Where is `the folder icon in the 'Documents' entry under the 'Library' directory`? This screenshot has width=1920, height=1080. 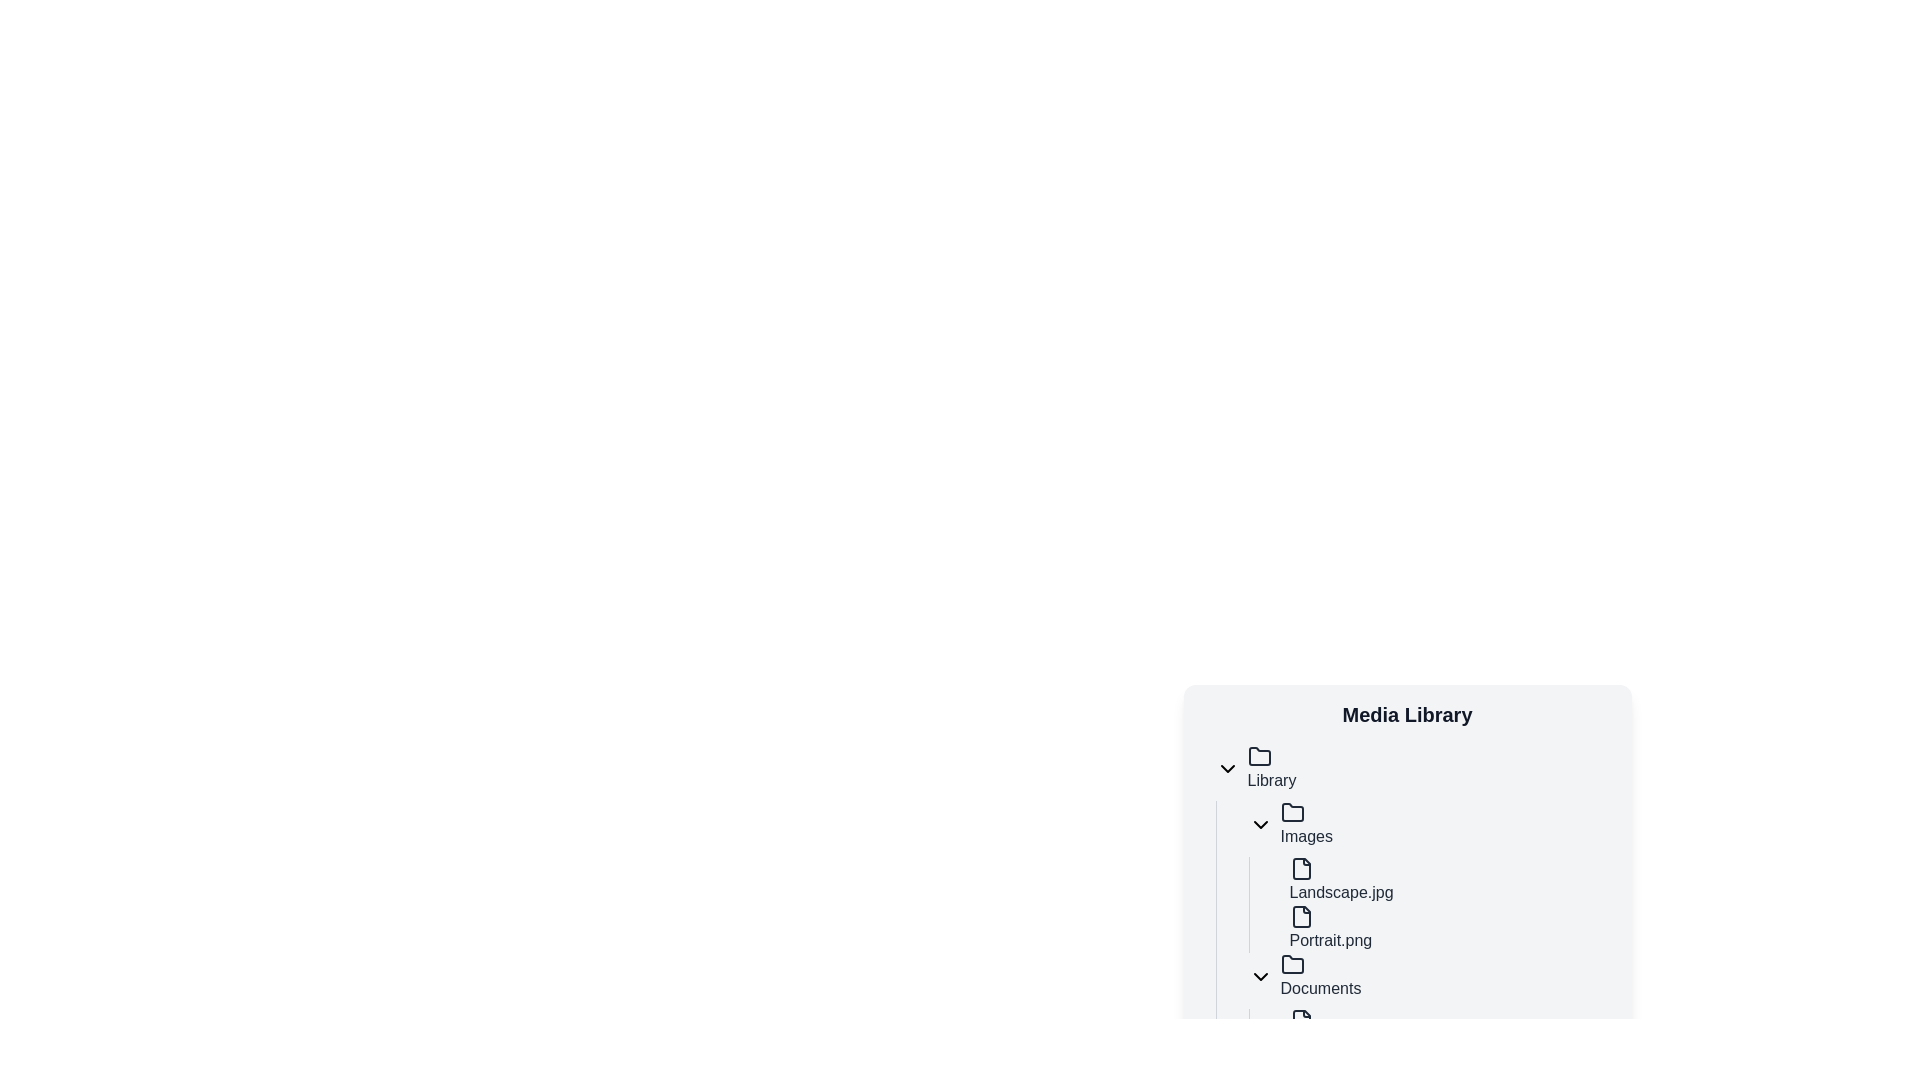 the folder icon in the 'Documents' entry under the 'Library' directory is located at coordinates (1292, 963).